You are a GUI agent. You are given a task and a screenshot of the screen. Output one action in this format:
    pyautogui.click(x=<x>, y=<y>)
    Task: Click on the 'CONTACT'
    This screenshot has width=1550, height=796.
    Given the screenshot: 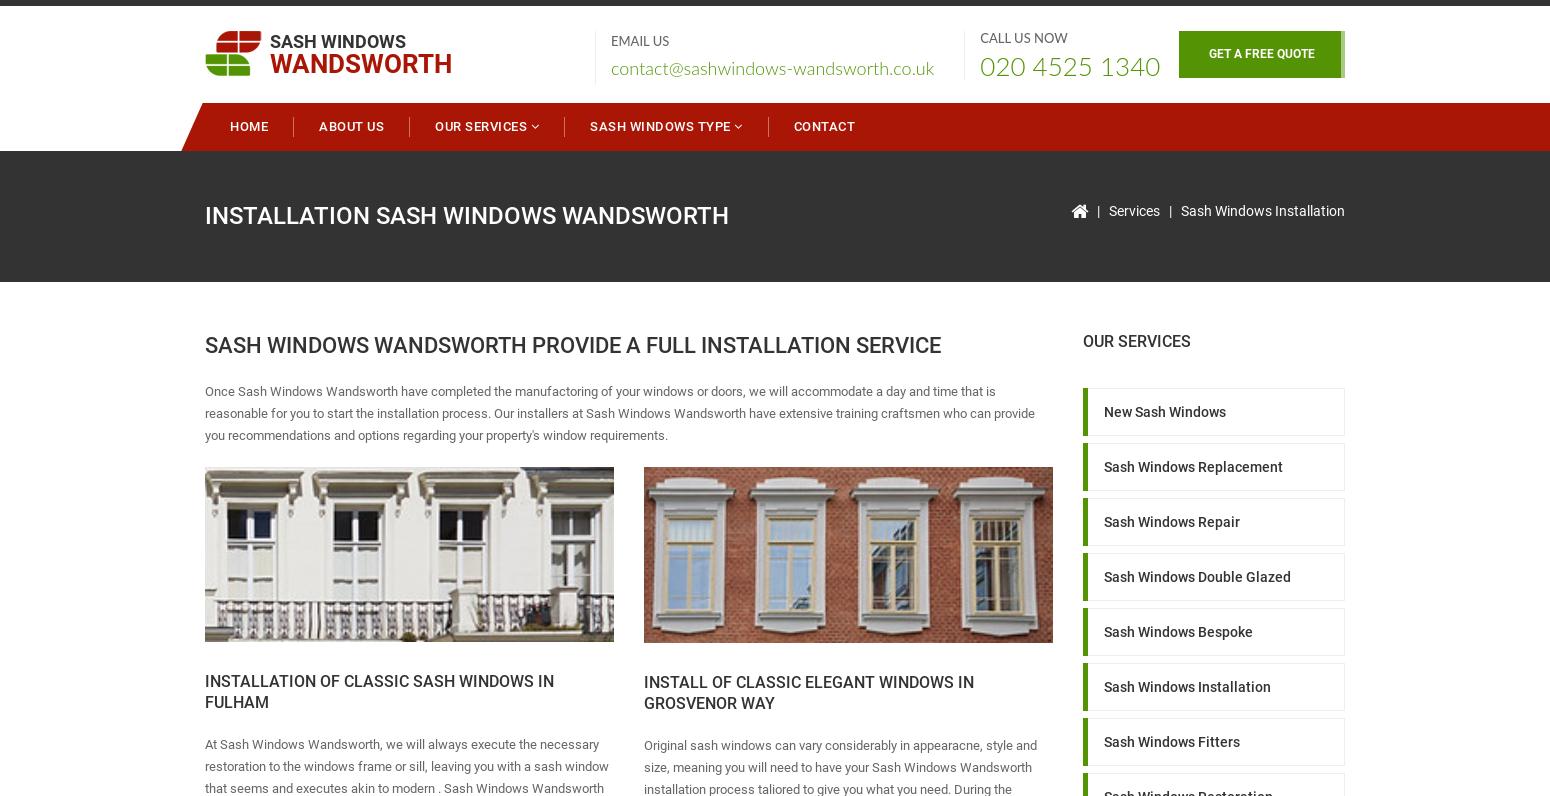 What is the action you would take?
    pyautogui.click(x=822, y=126)
    